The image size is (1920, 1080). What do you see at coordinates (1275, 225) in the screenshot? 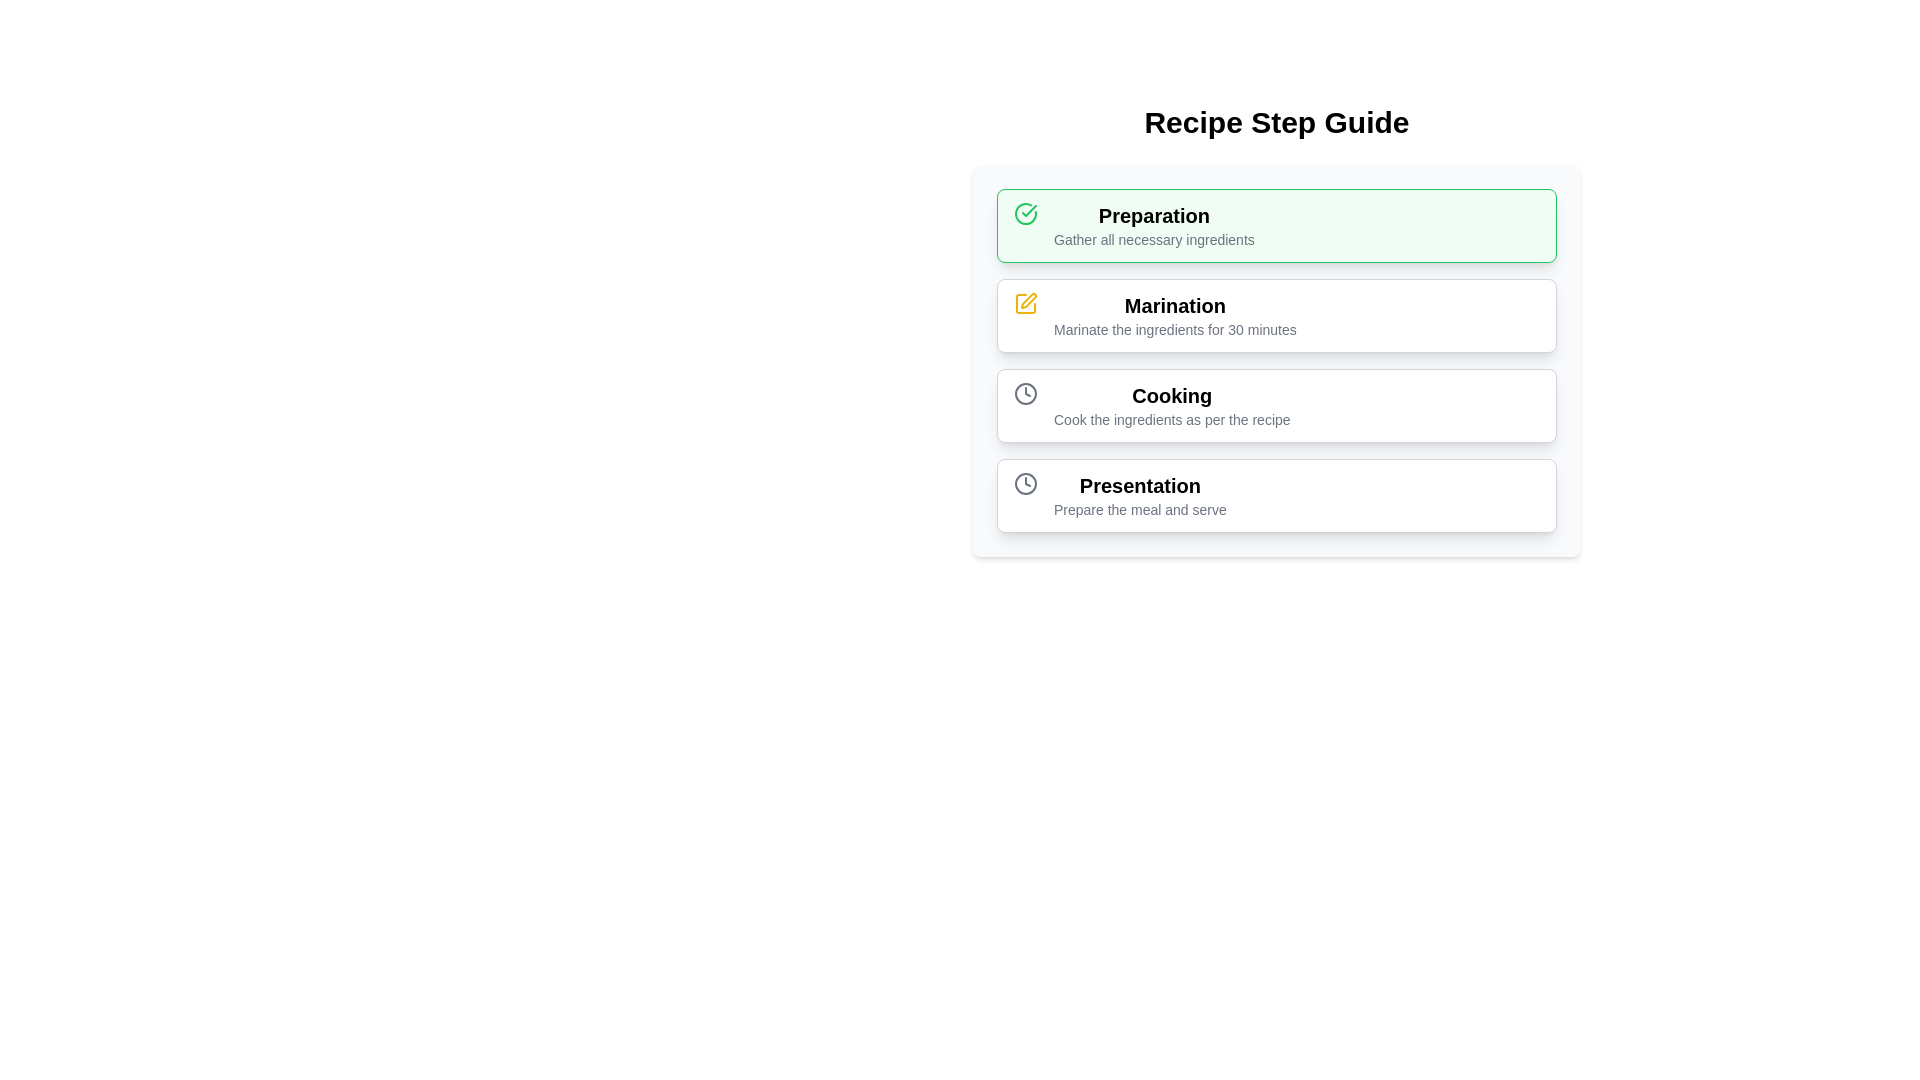
I see `the content of the first informational card indicating the 'Preparation' phase in the Recipe Step Guide, located at the top of the vertically stacked layout` at bounding box center [1275, 225].